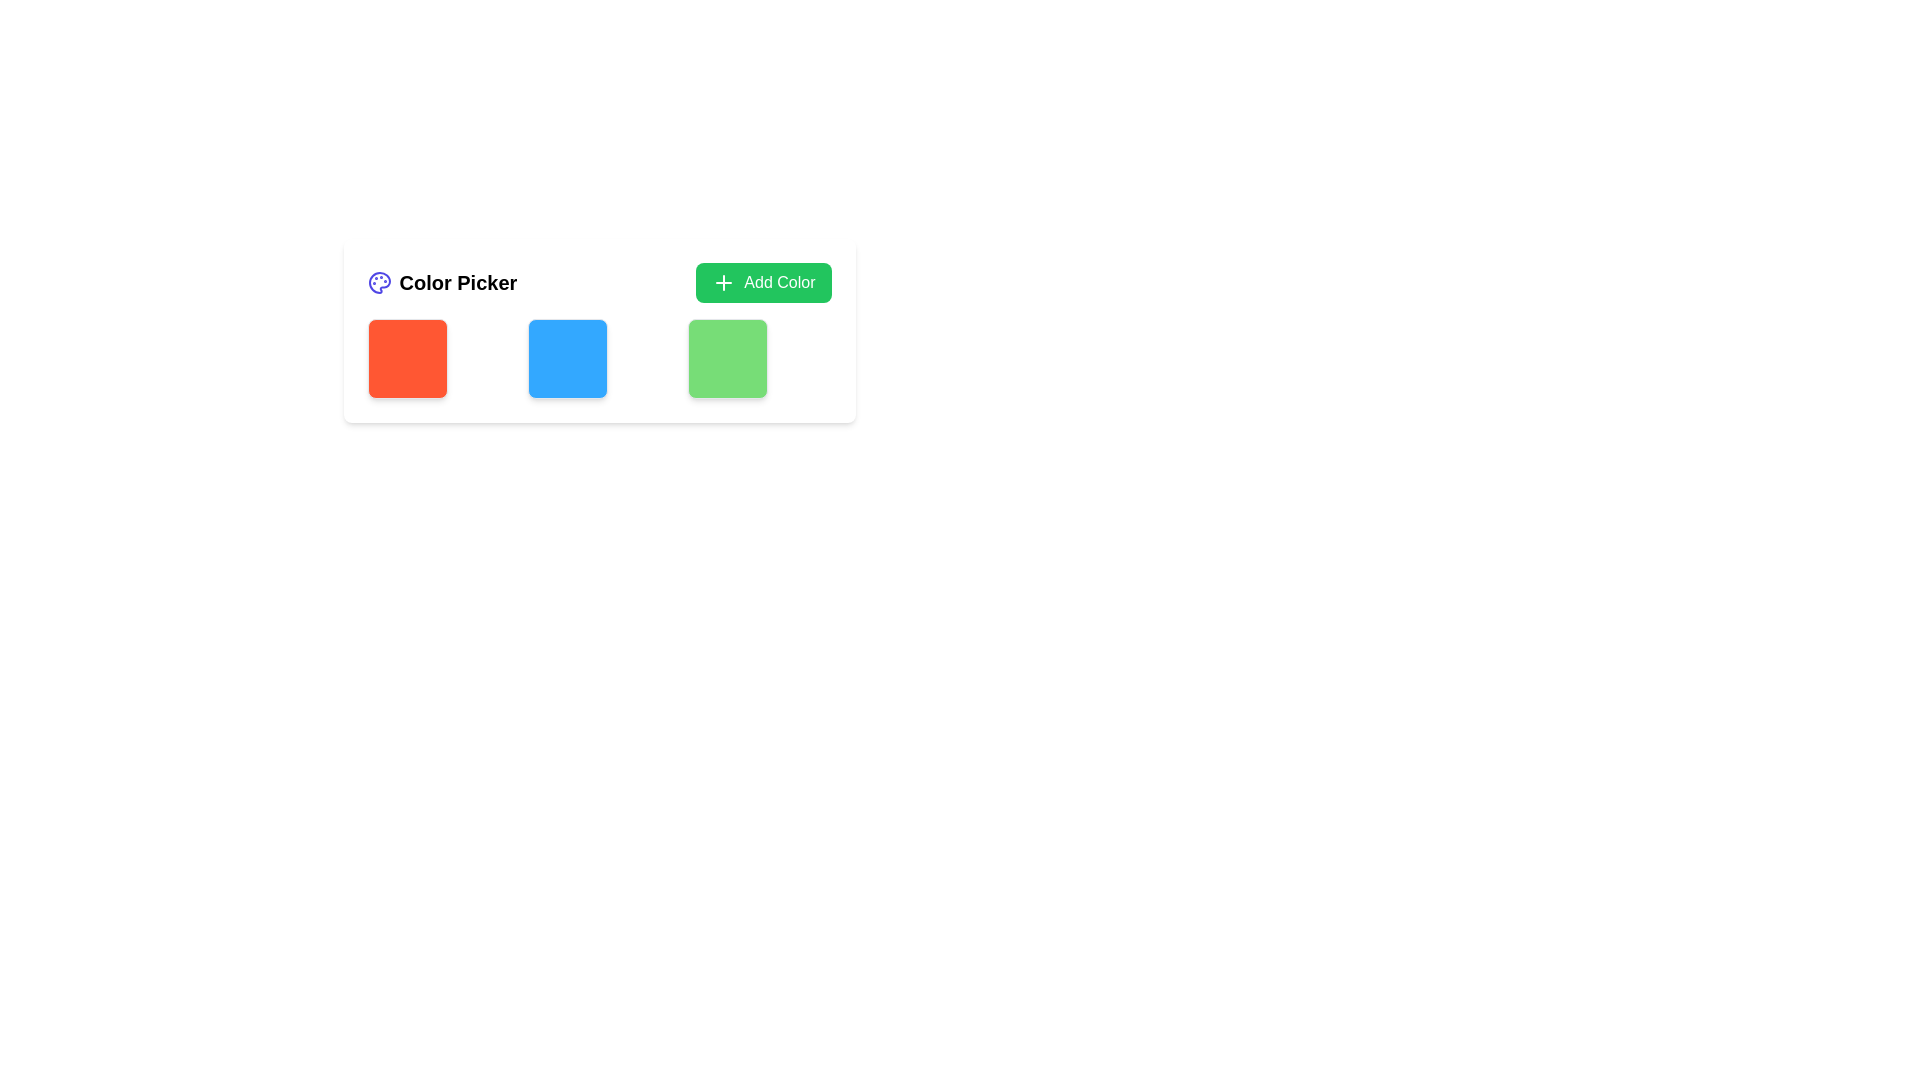  Describe the element at coordinates (406, 357) in the screenshot. I see `the selectable color box representing the red color option in the color picker interface` at that location.